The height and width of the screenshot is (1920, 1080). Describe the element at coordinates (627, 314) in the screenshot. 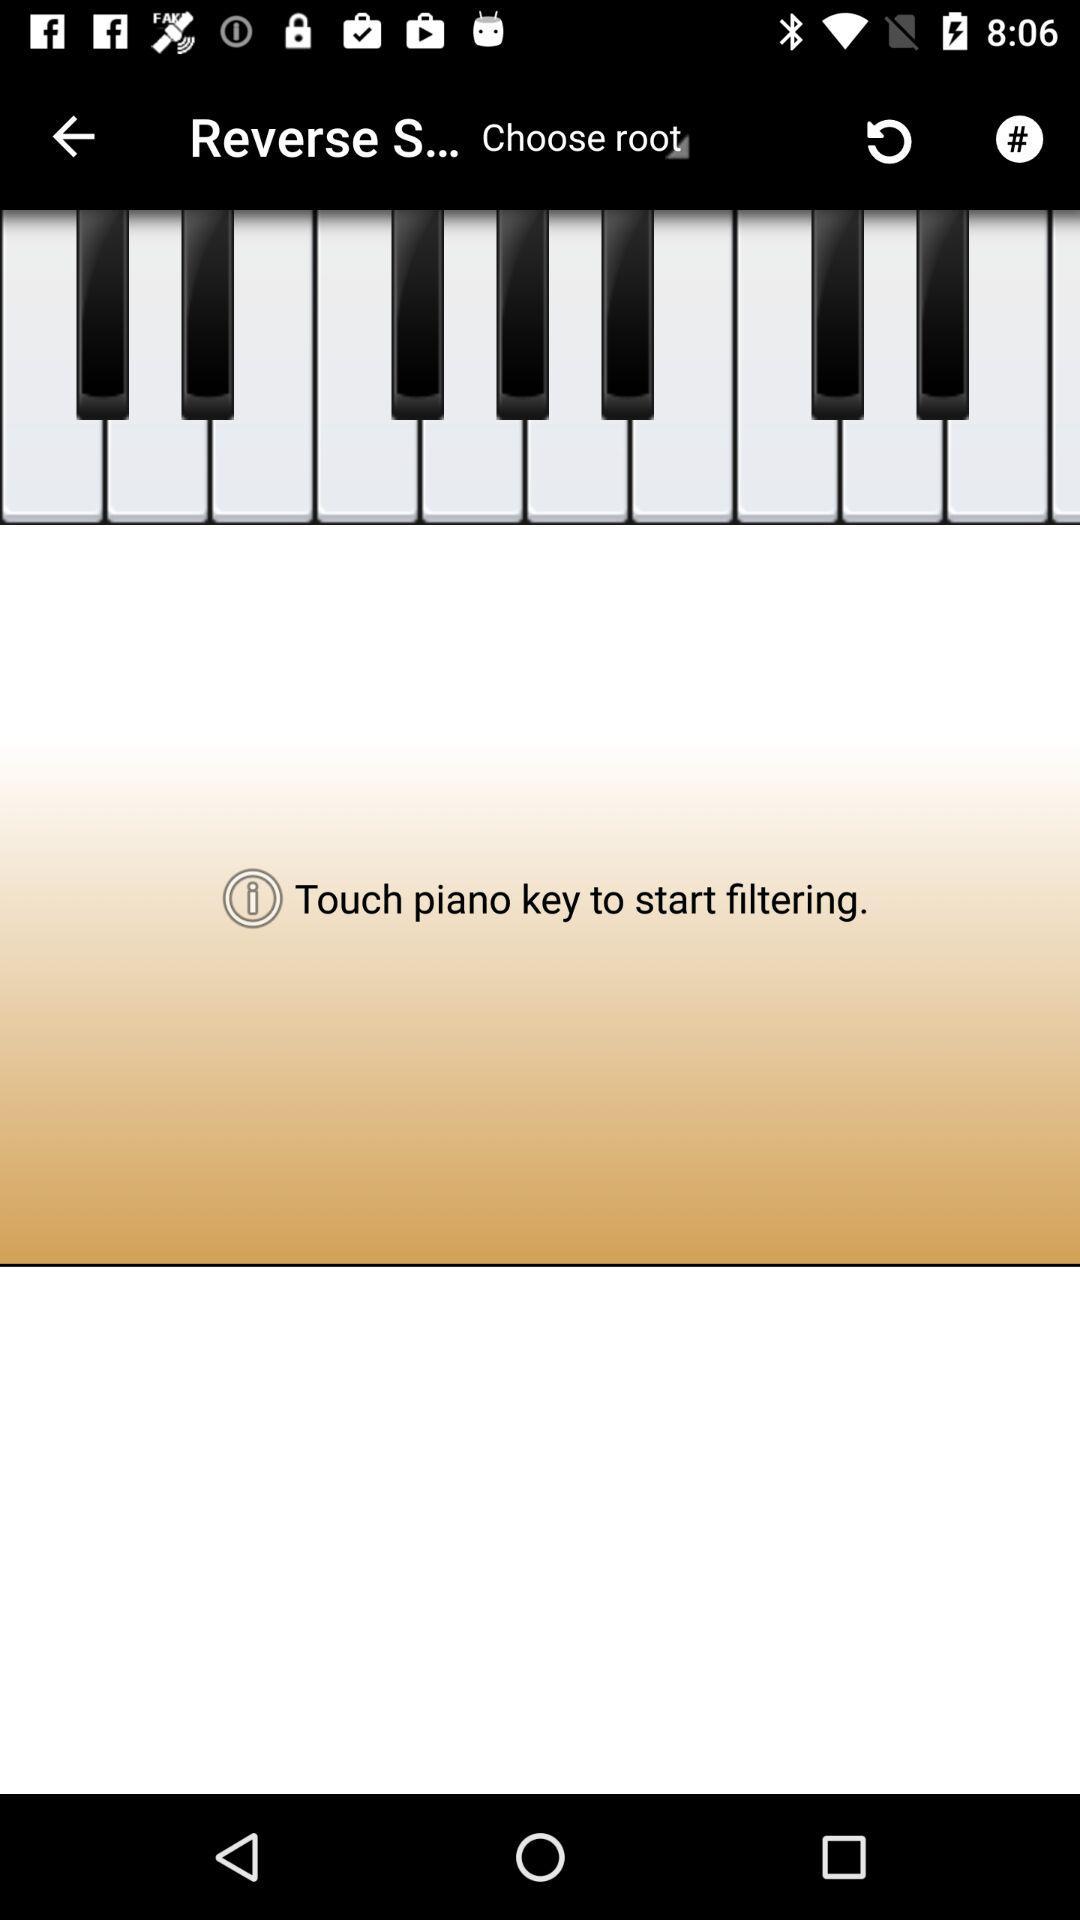

I see `the third black piano key from right side` at that location.